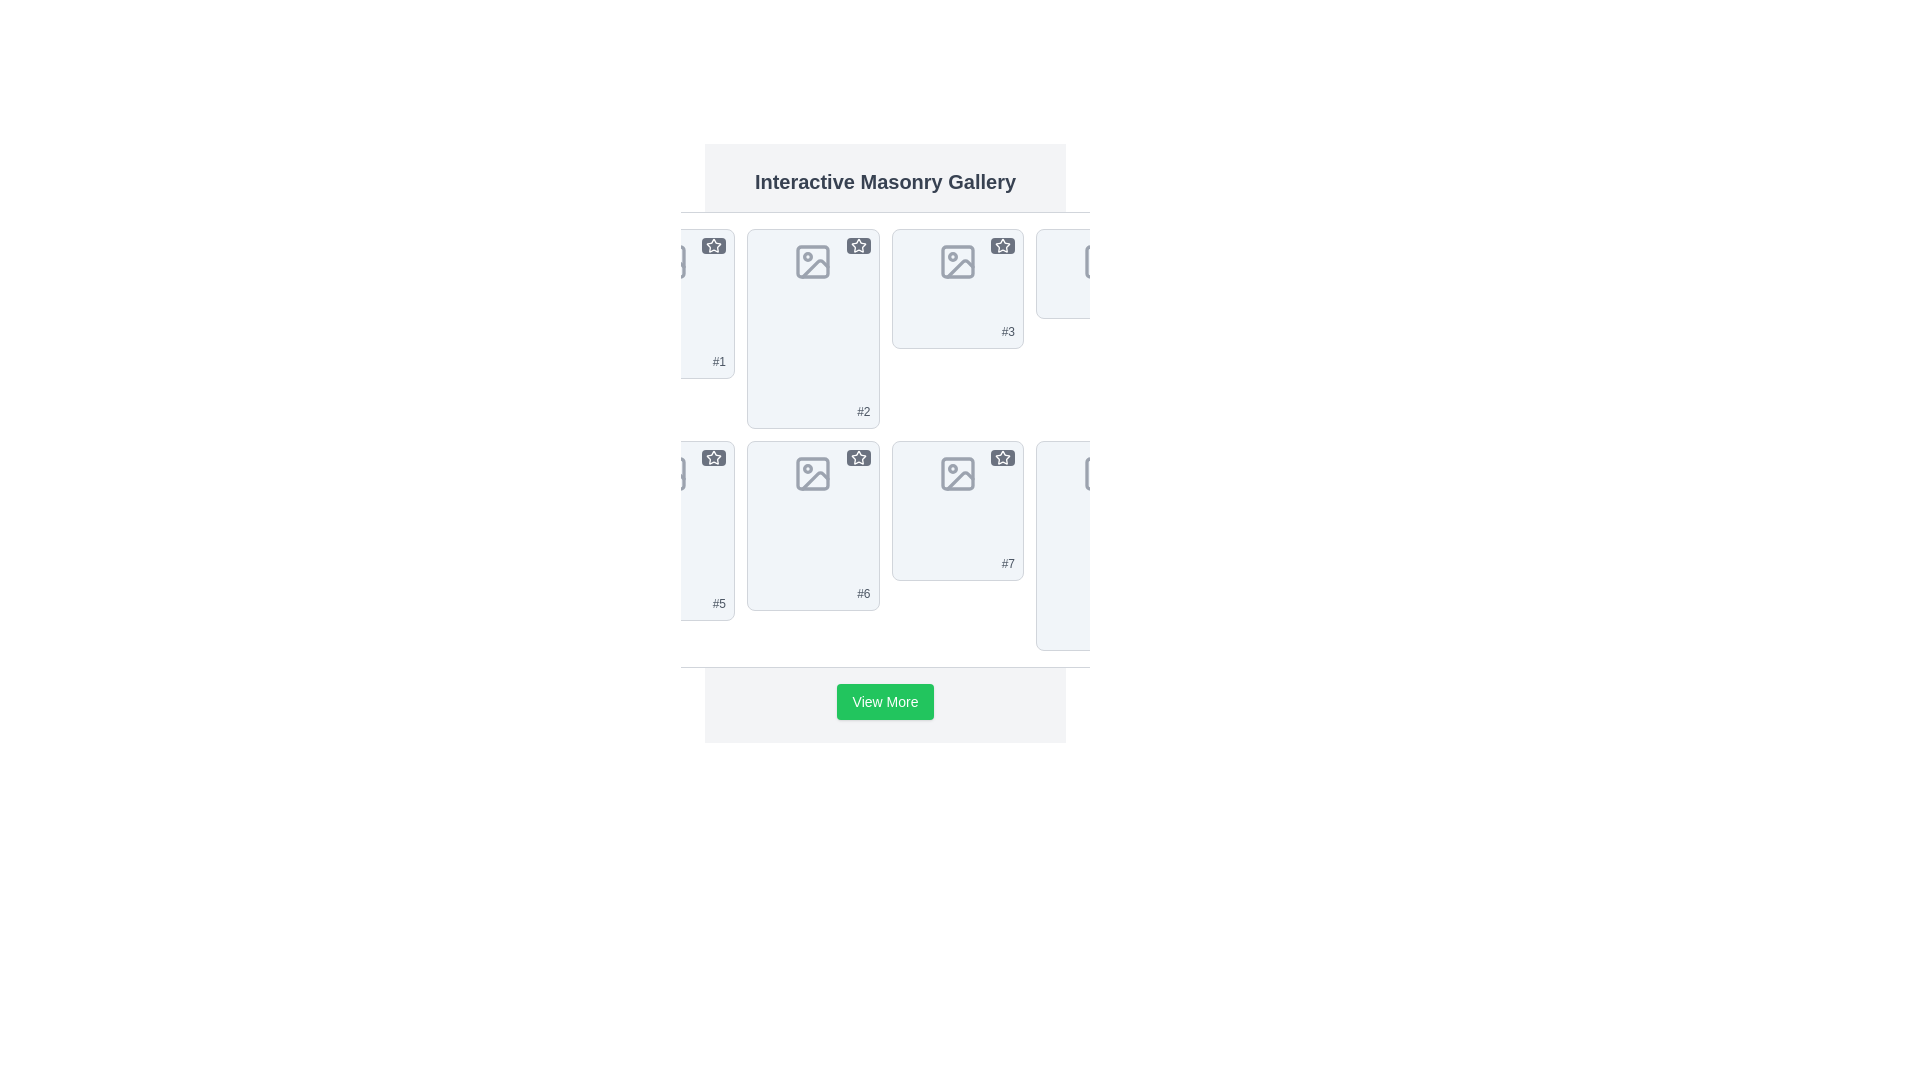 The height and width of the screenshot is (1080, 1920). Describe the element at coordinates (956, 509) in the screenshot. I see `the card component in the grid layout, which is located below panel '#3' and to the right of panel '#6'` at that location.